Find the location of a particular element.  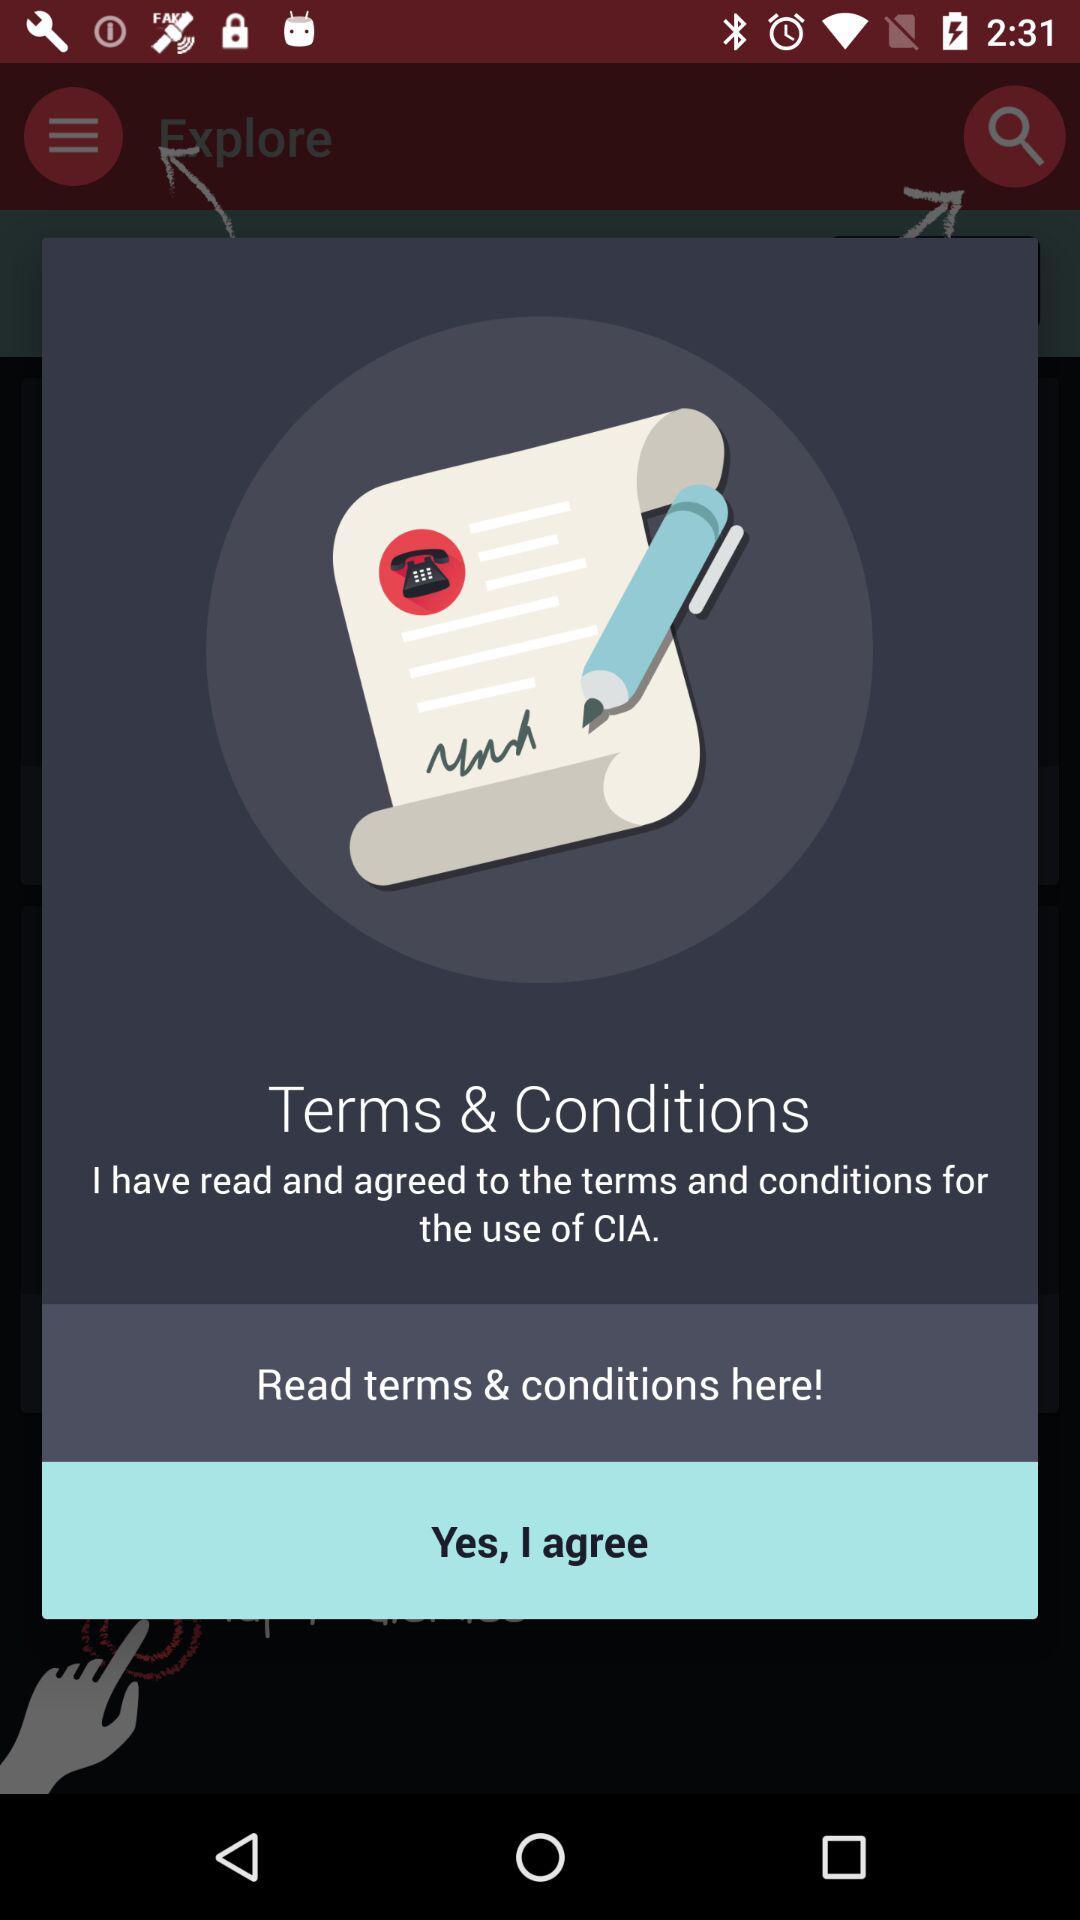

the item below read terms conditions item is located at coordinates (540, 1539).